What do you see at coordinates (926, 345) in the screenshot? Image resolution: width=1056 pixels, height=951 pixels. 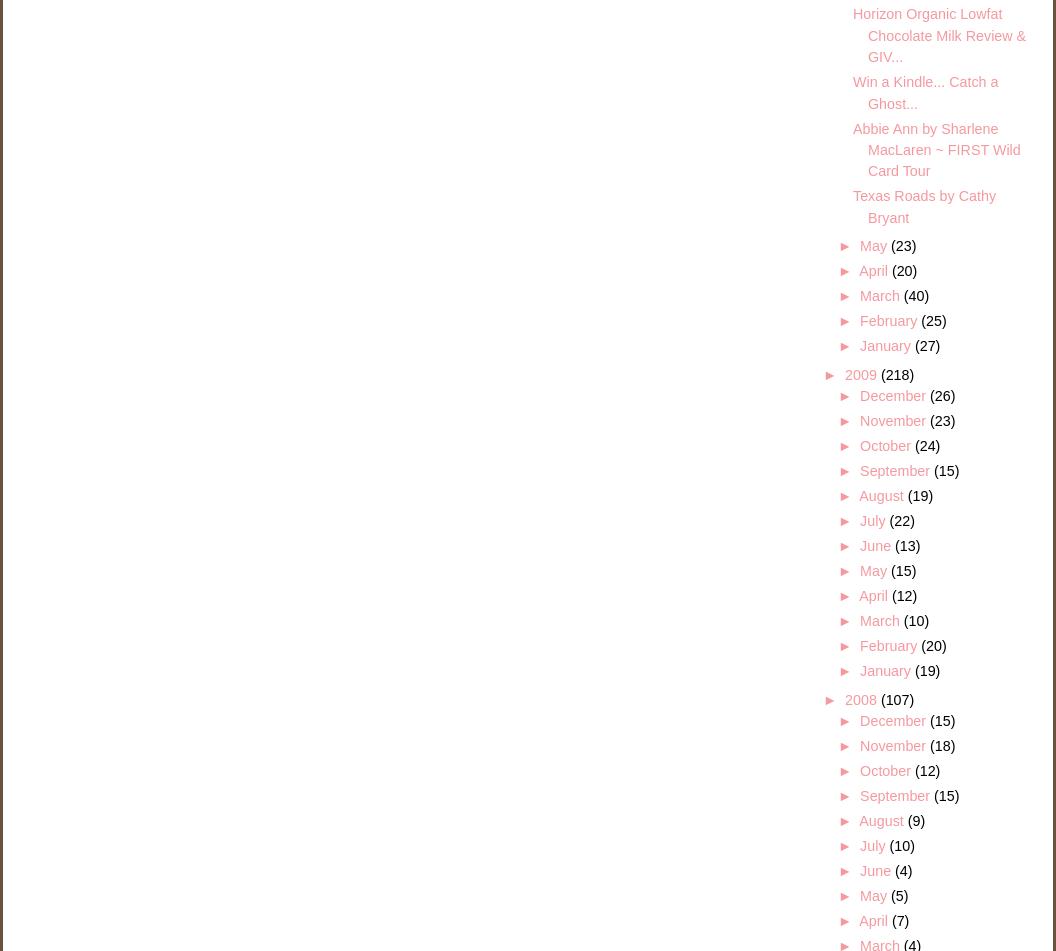 I see `'(27)'` at bounding box center [926, 345].